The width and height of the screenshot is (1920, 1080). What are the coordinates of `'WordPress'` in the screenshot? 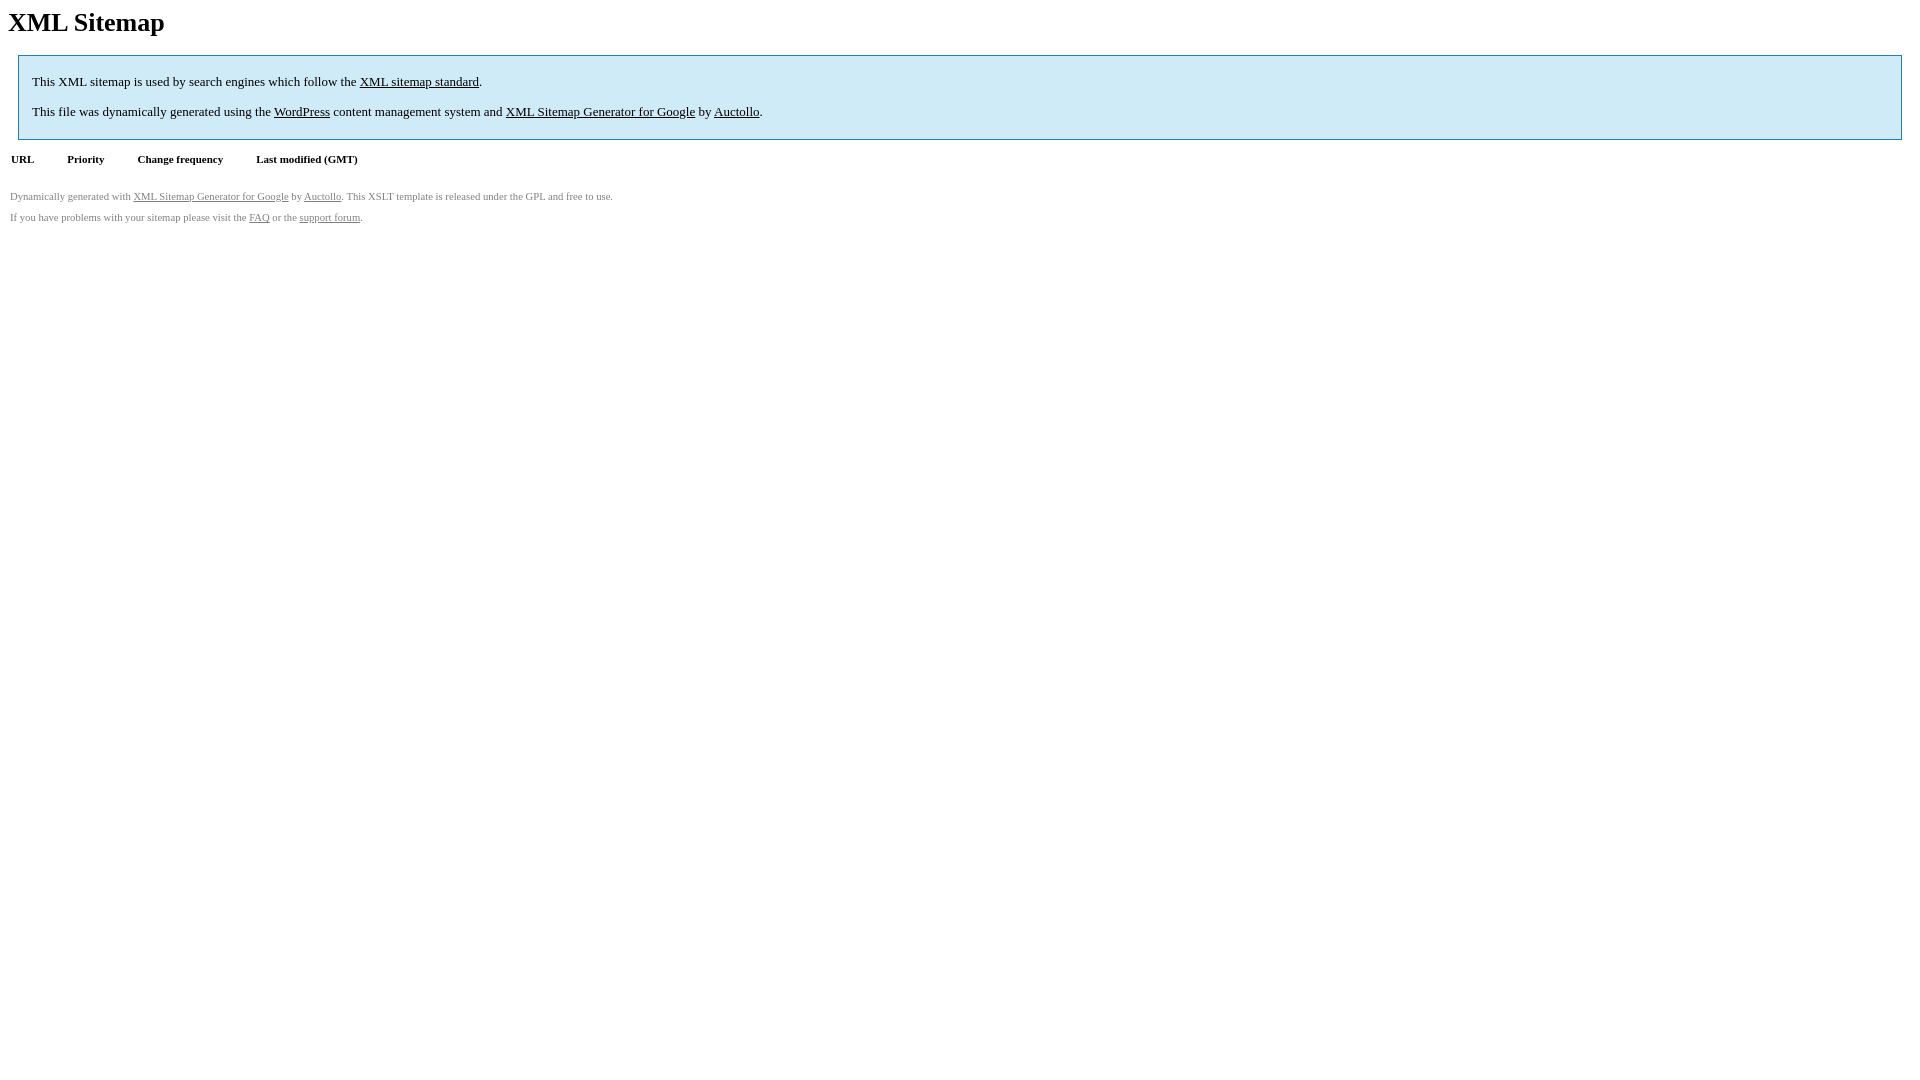 It's located at (301, 111).